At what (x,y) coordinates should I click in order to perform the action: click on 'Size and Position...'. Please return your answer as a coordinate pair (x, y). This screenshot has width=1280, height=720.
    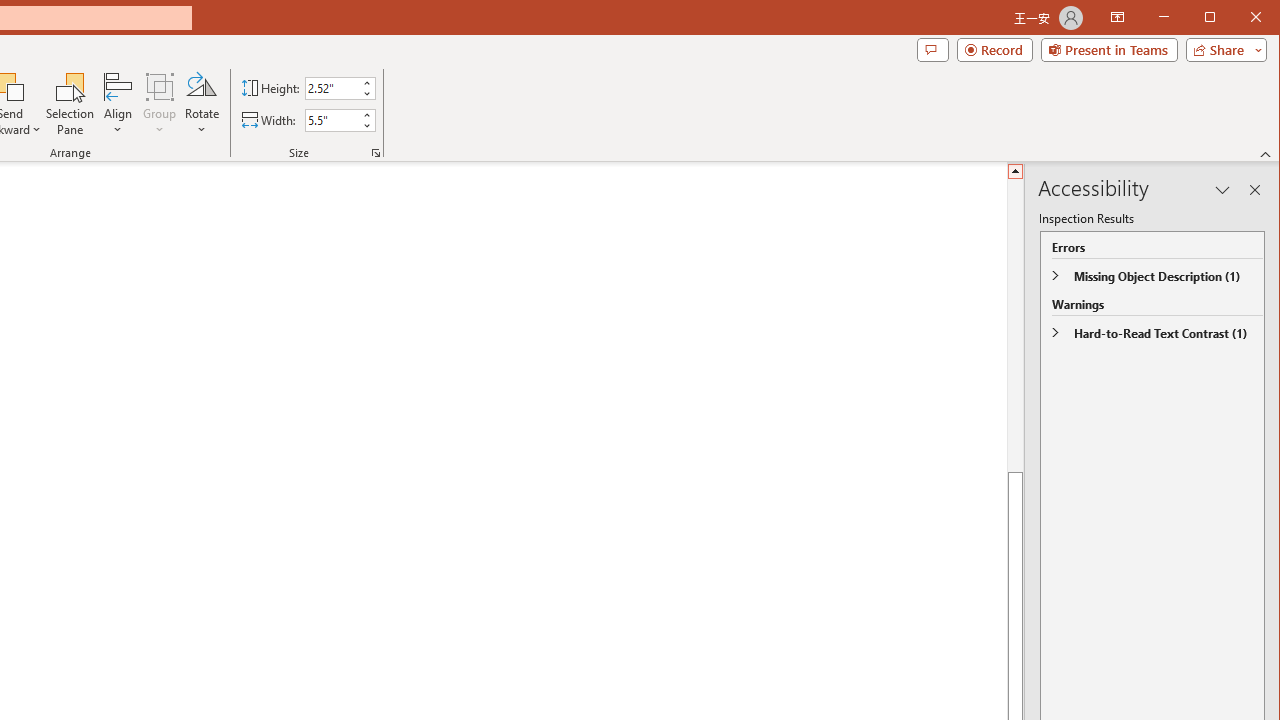
    Looking at the image, I should click on (376, 152).